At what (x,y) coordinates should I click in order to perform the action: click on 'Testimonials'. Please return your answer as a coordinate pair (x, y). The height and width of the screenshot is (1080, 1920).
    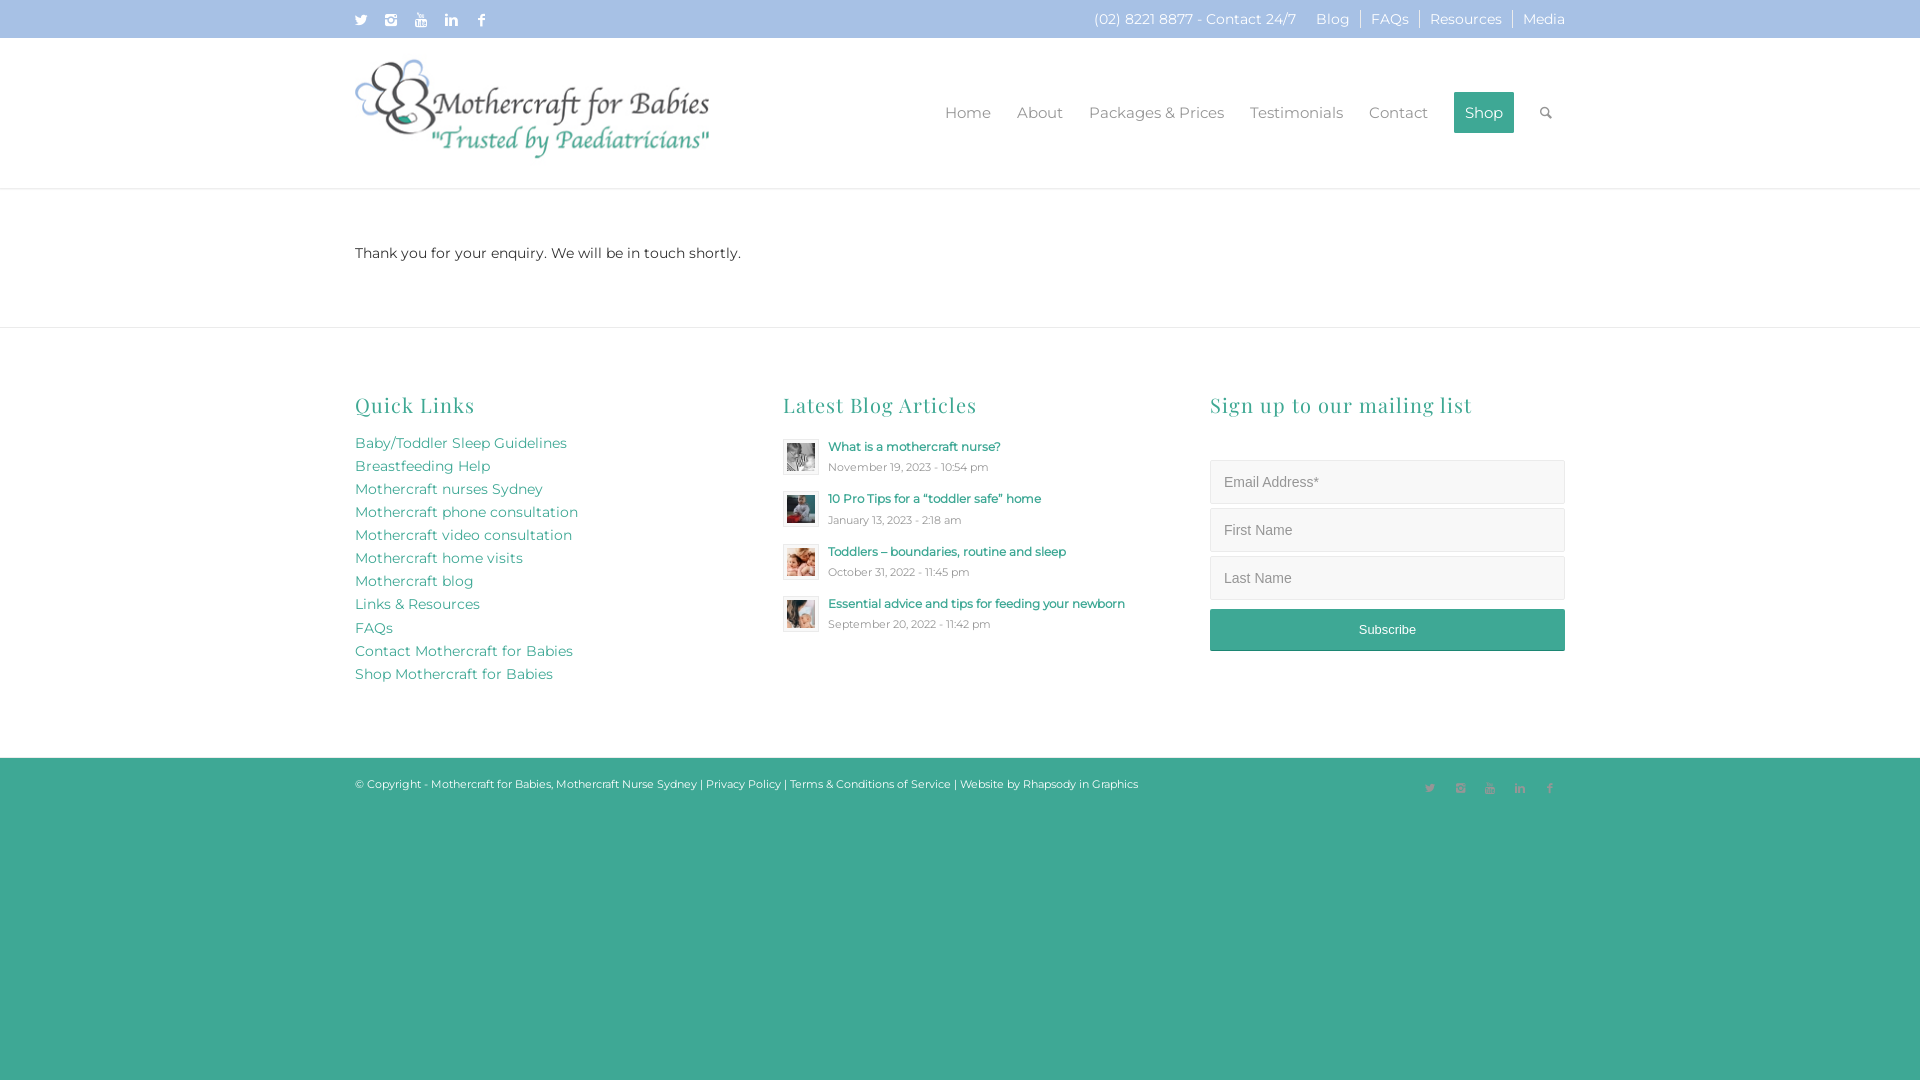
    Looking at the image, I should click on (1296, 112).